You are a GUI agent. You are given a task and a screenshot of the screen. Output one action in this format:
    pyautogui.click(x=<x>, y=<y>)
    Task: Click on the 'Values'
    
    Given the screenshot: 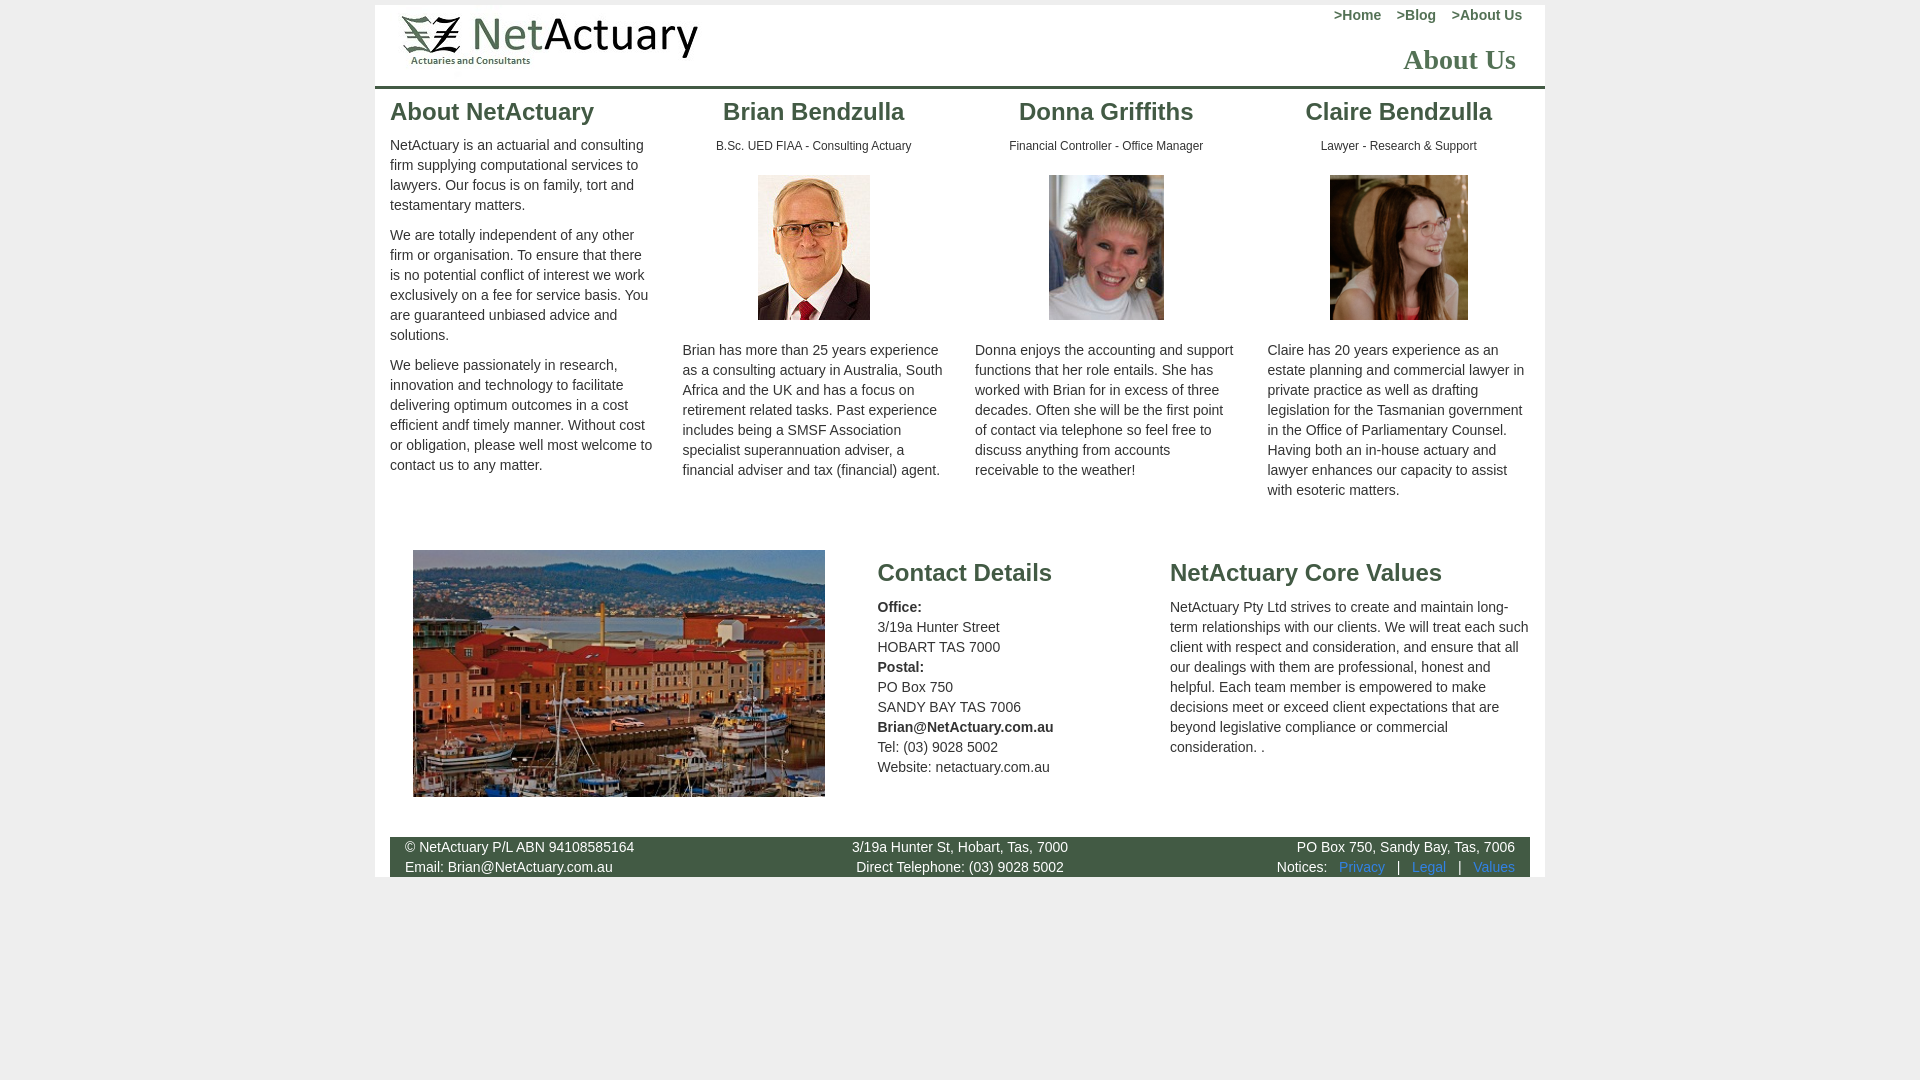 What is the action you would take?
    pyautogui.click(x=1473, y=866)
    